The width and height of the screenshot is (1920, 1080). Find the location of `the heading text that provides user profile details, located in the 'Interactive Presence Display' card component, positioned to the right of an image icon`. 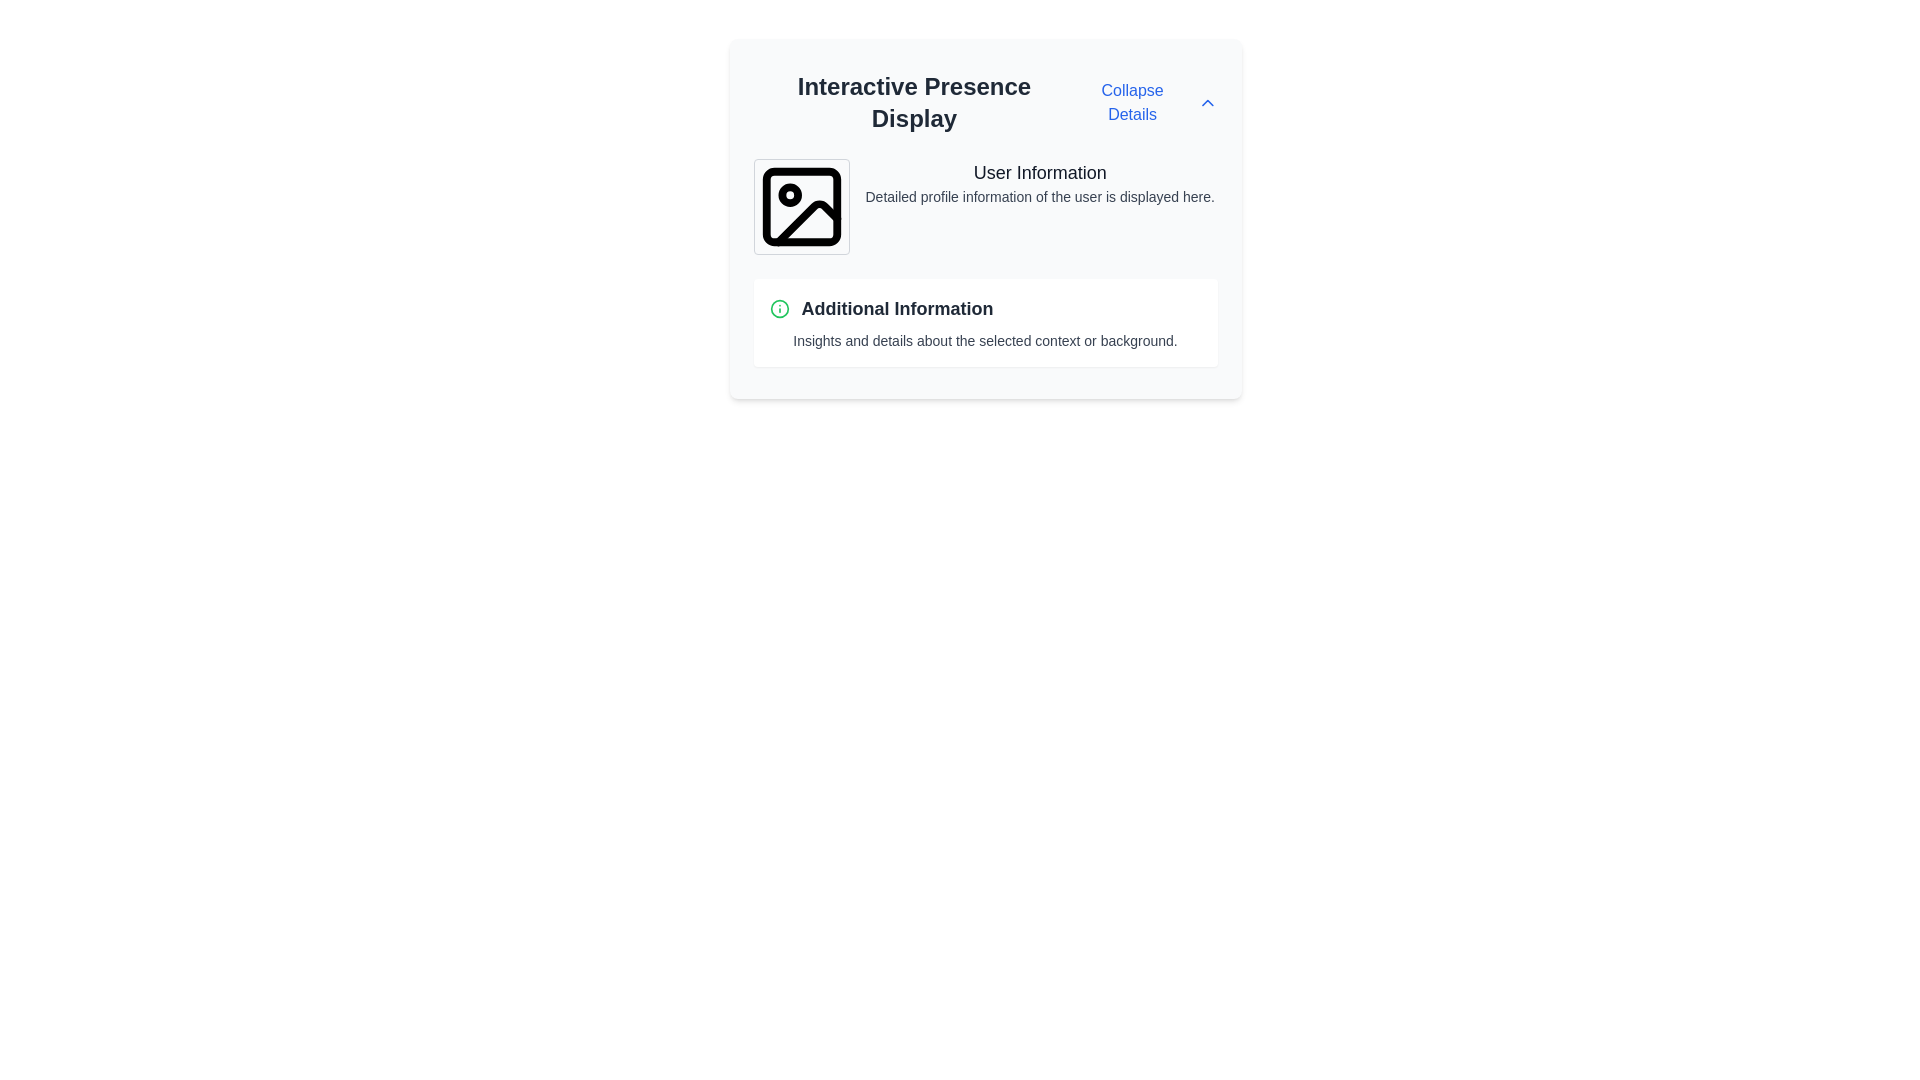

the heading text that provides user profile details, located in the 'Interactive Presence Display' card component, positioned to the right of an image icon is located at coordinates (1040, 172).